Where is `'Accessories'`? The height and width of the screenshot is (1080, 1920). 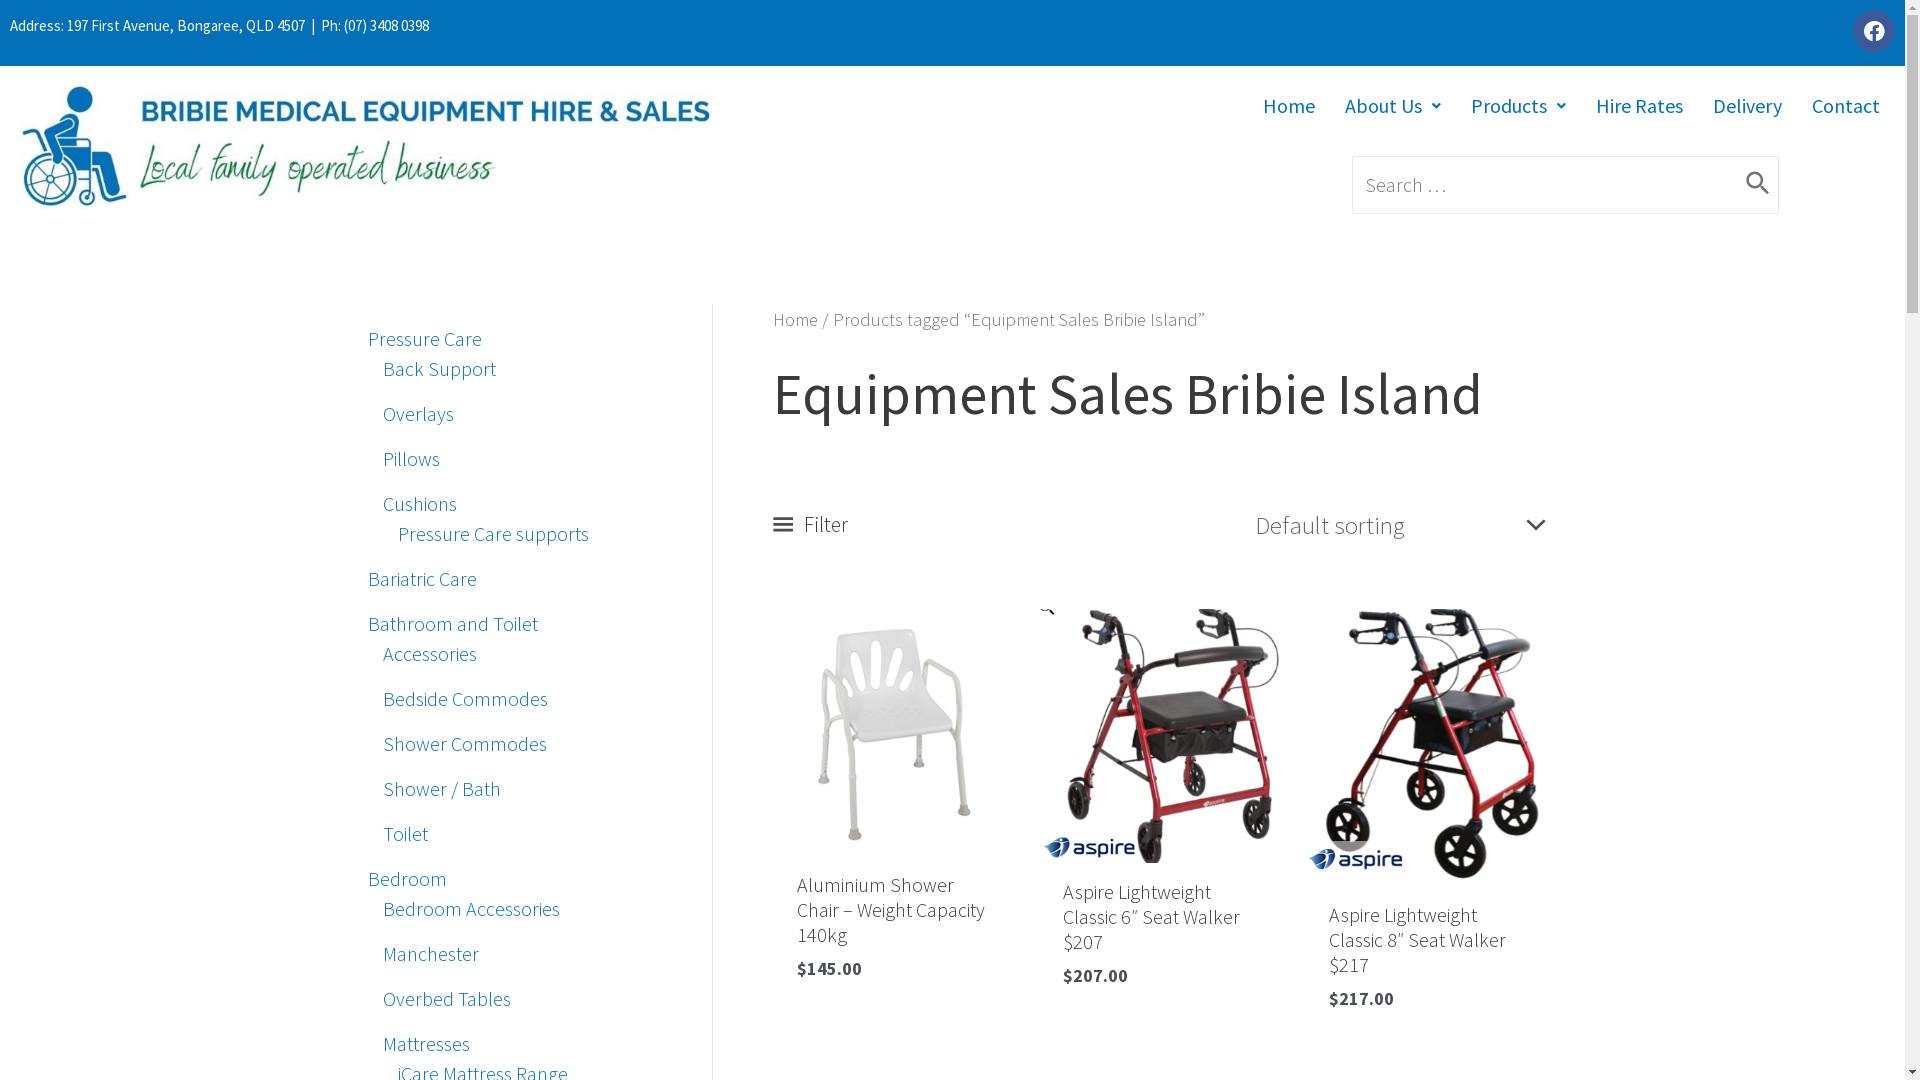
'Accessories' is located at coordinates (382, 653).